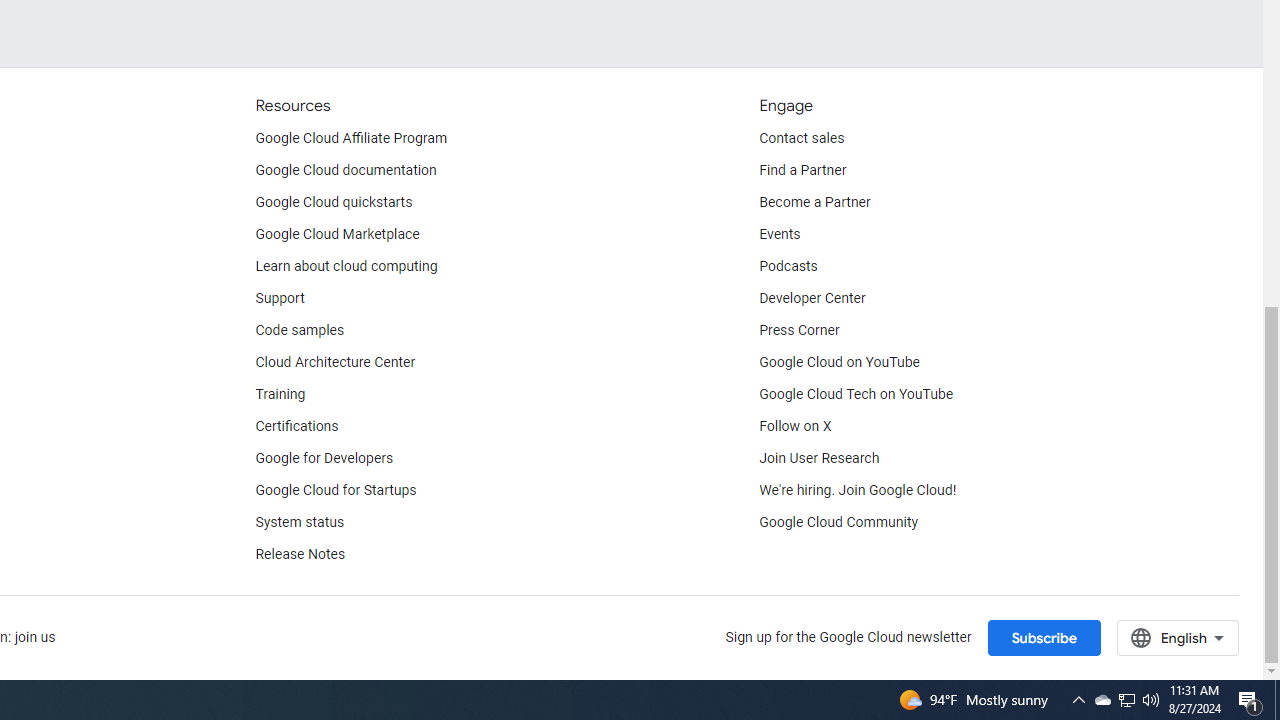 The image size is (1280, 720). Describe the element at coordinates (839, 362) in the screenshot. I see `'Google Cloud on YouTube'` at that location.